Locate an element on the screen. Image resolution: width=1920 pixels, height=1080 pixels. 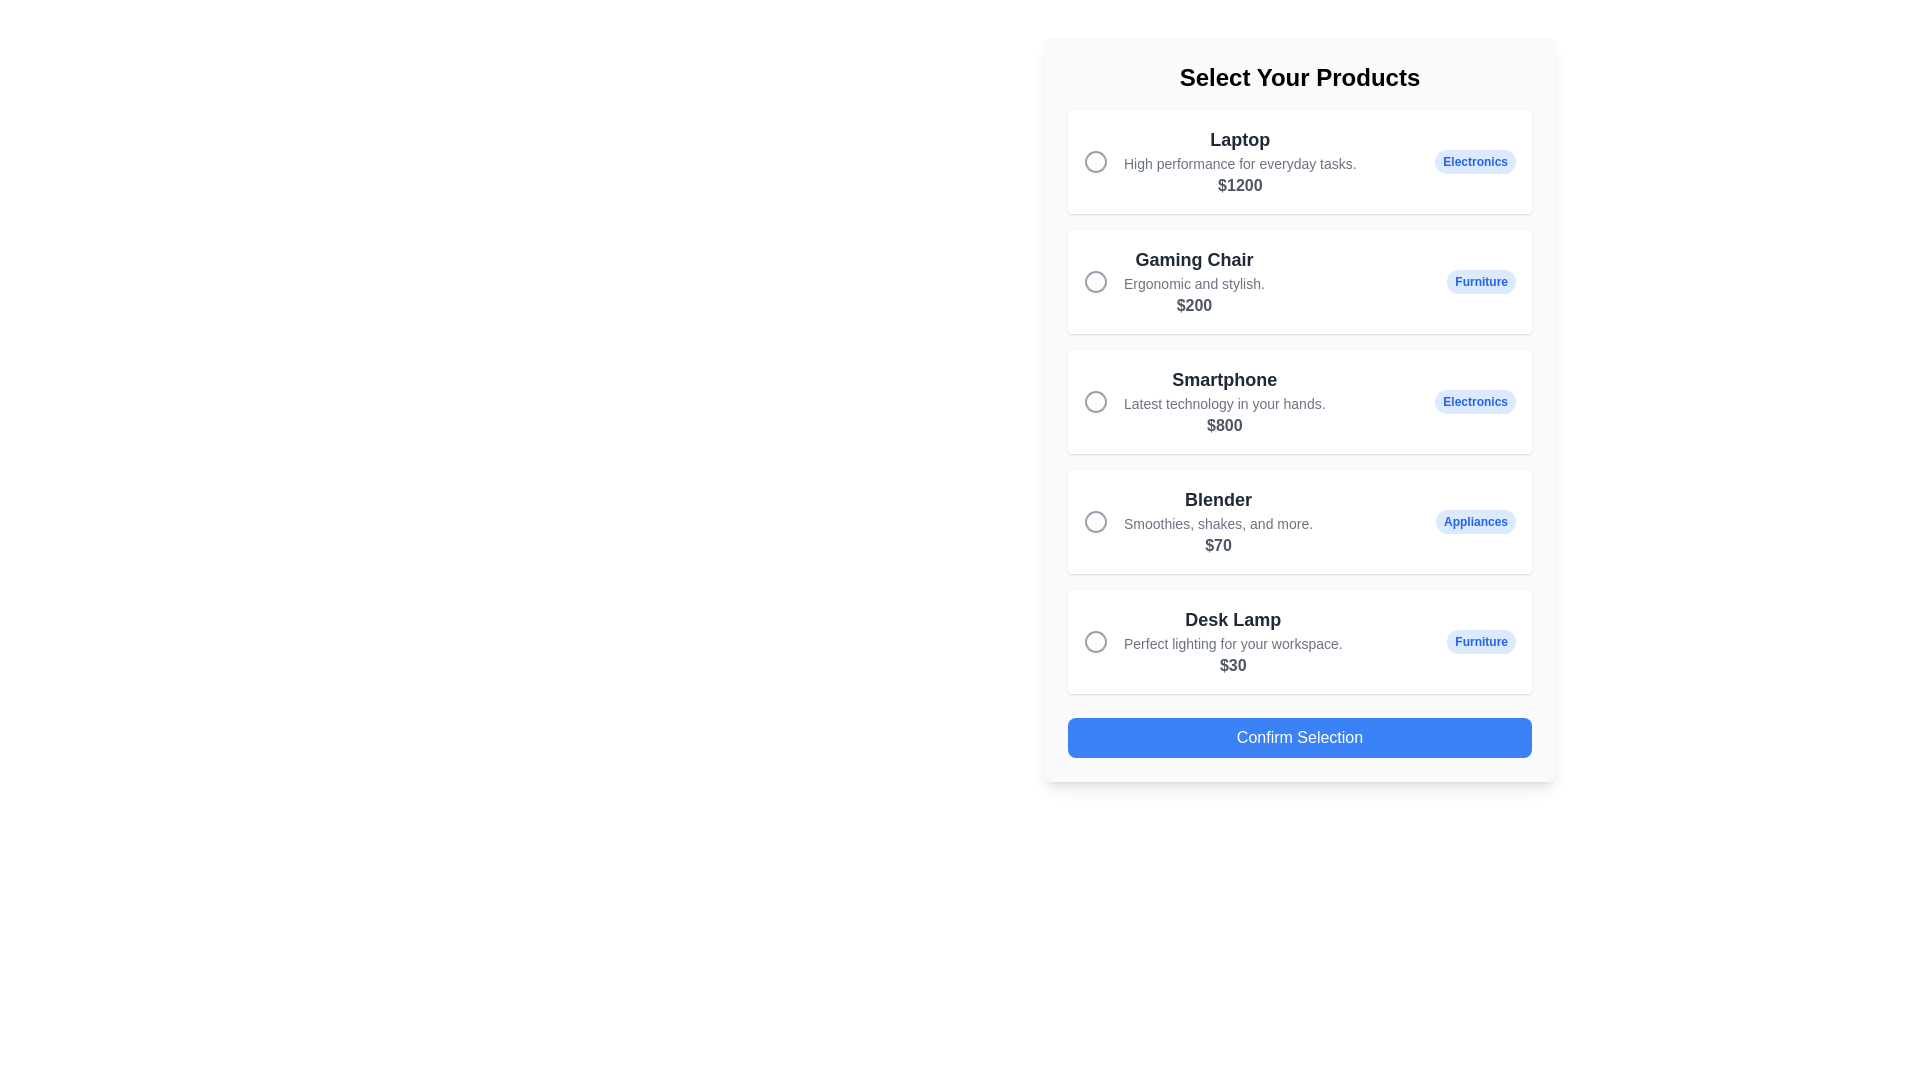
the first product description text block located near the top of the vertical list, which displays information about a product including its name, description, and price is located at coordinates (1239, 161).